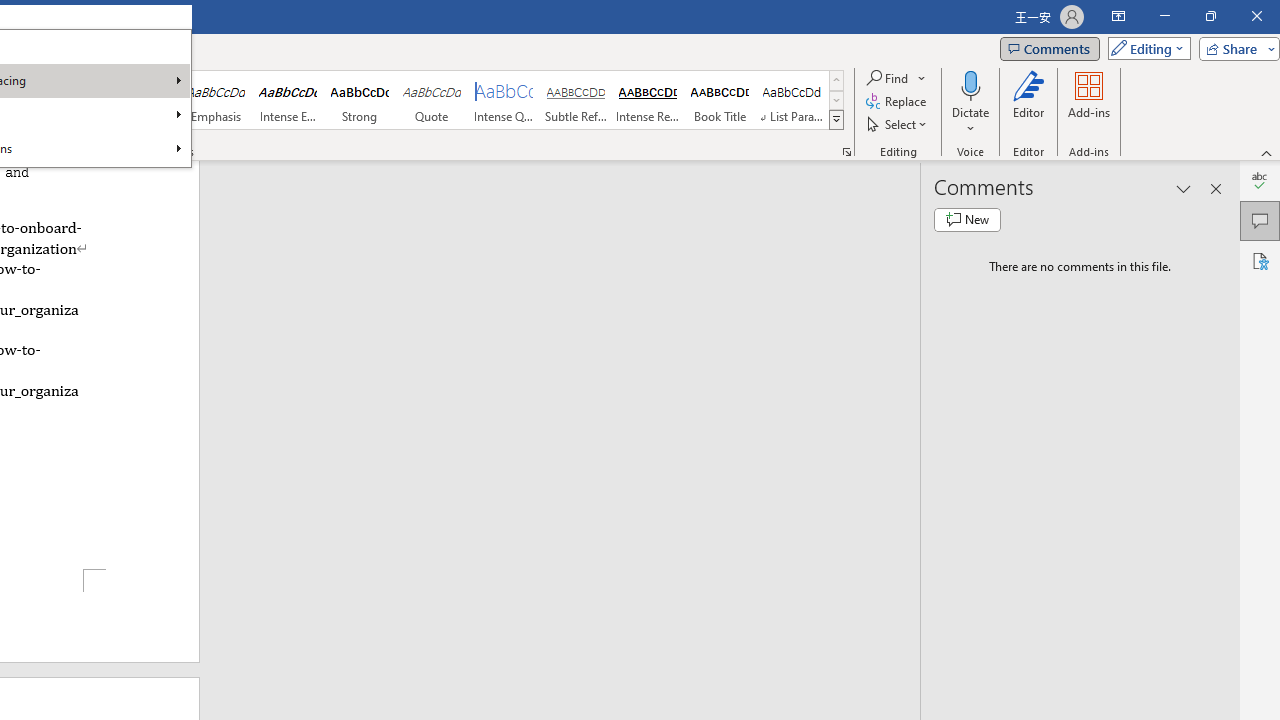  What do you see at coordinates (836, 79) in the screenshot?
I see `'Row up'` at bounding box center [836, 79].